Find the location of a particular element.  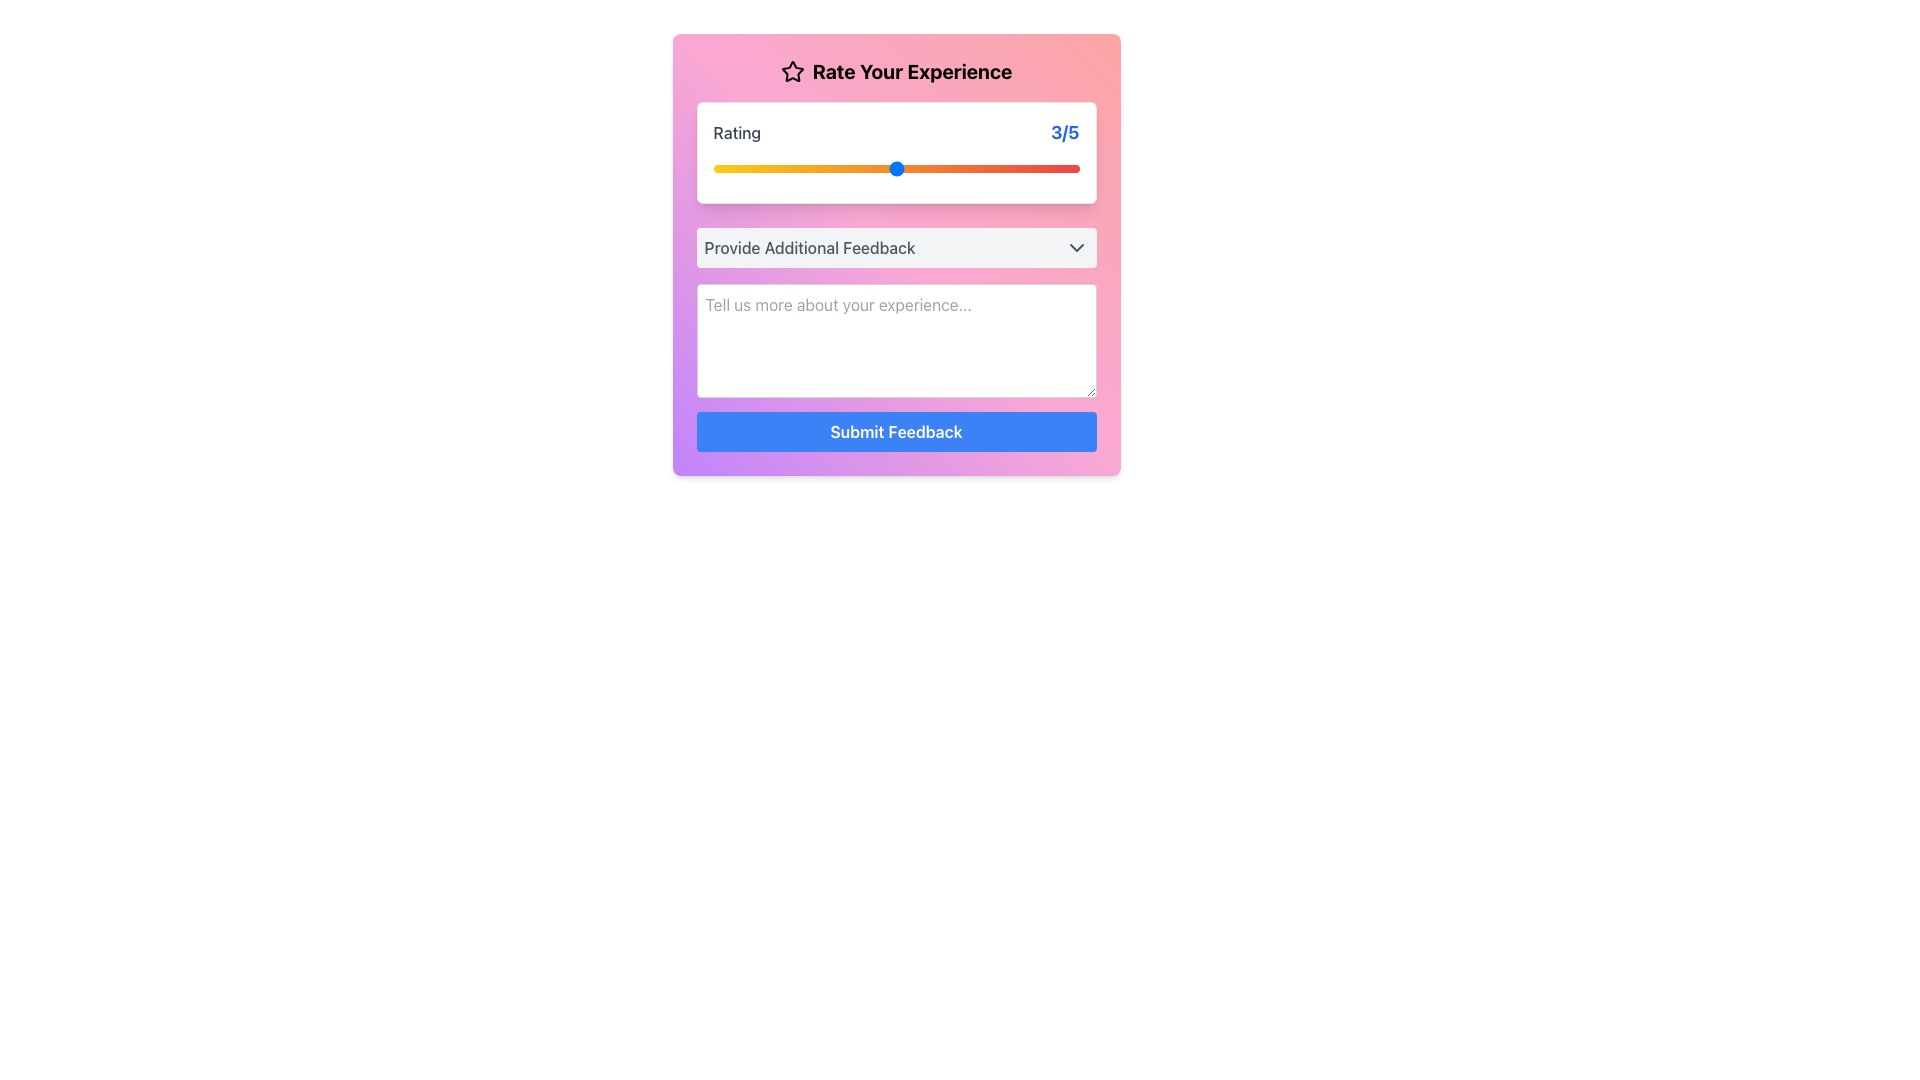

the rating is located at coordinates (988, 168).